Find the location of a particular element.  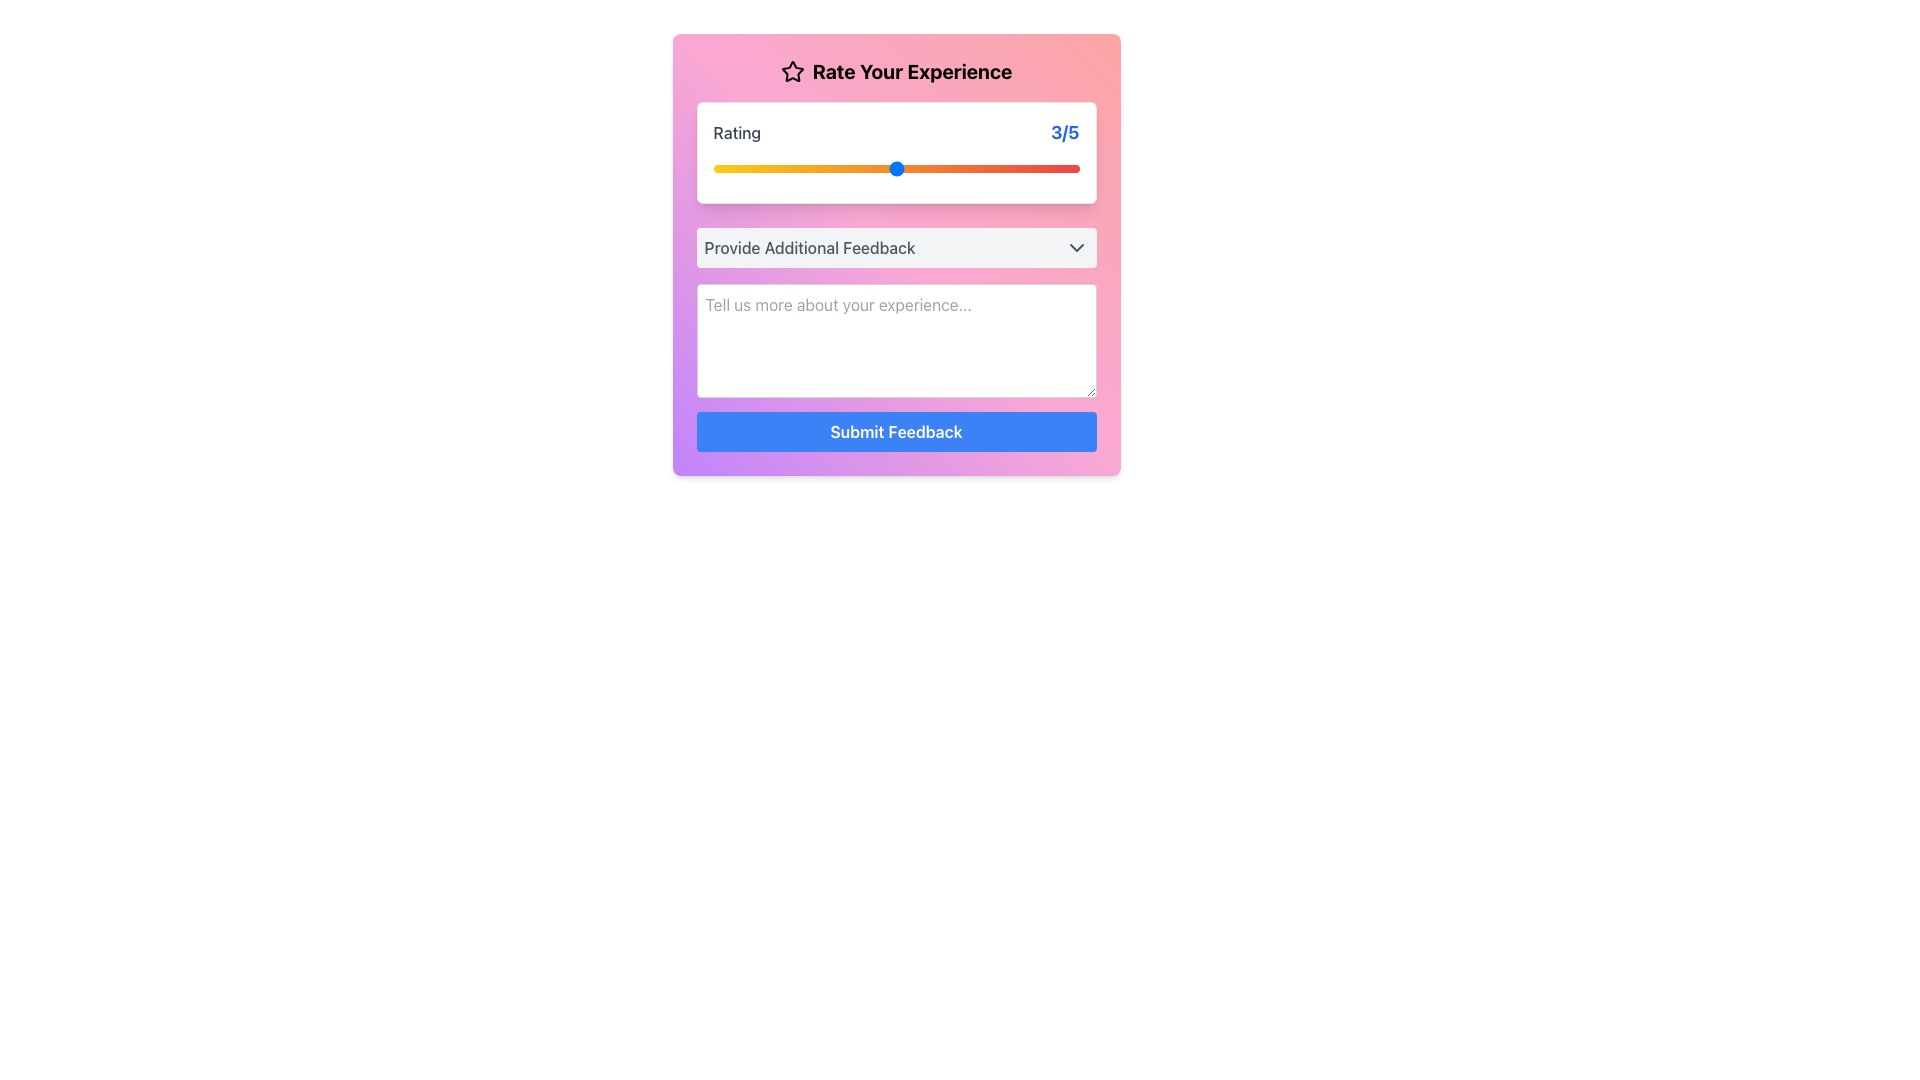

the rating is located at coordinates (988, 168).